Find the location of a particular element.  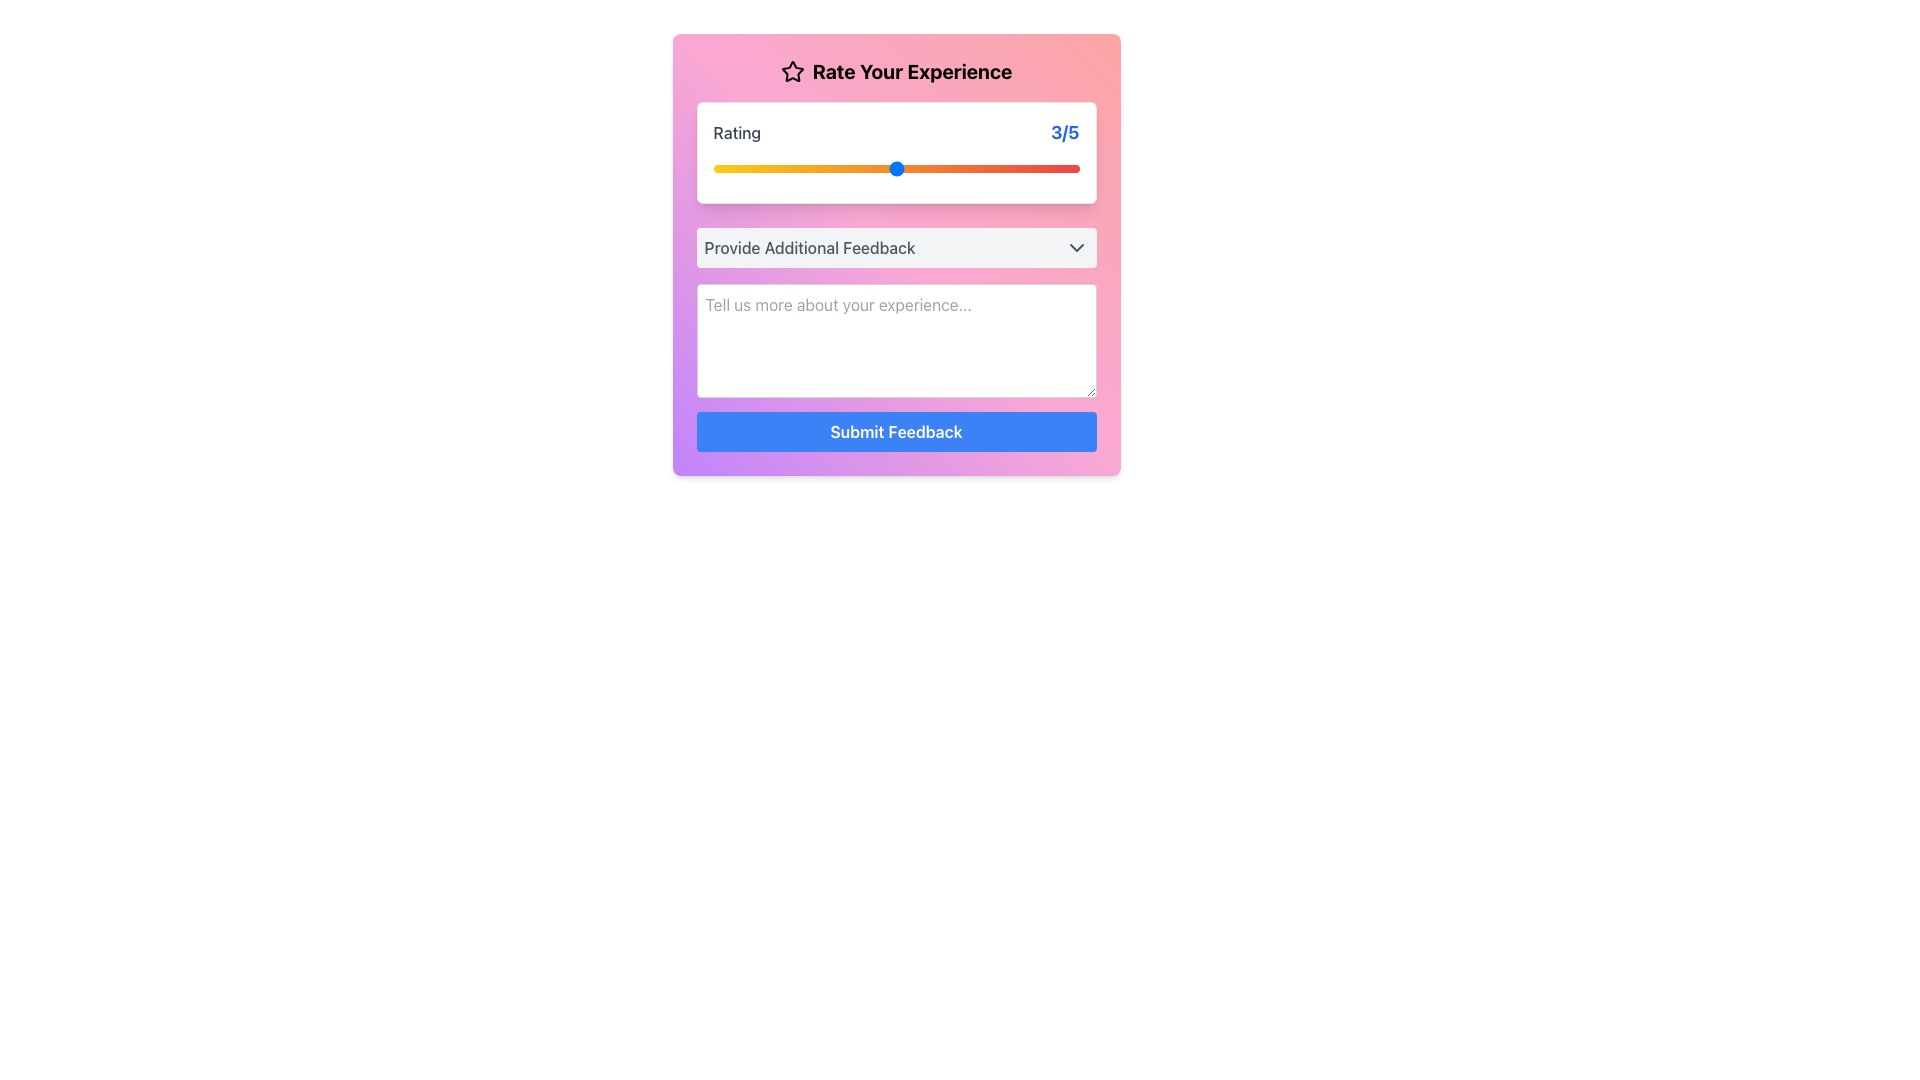

the rating is located at coordinates (988, 168).